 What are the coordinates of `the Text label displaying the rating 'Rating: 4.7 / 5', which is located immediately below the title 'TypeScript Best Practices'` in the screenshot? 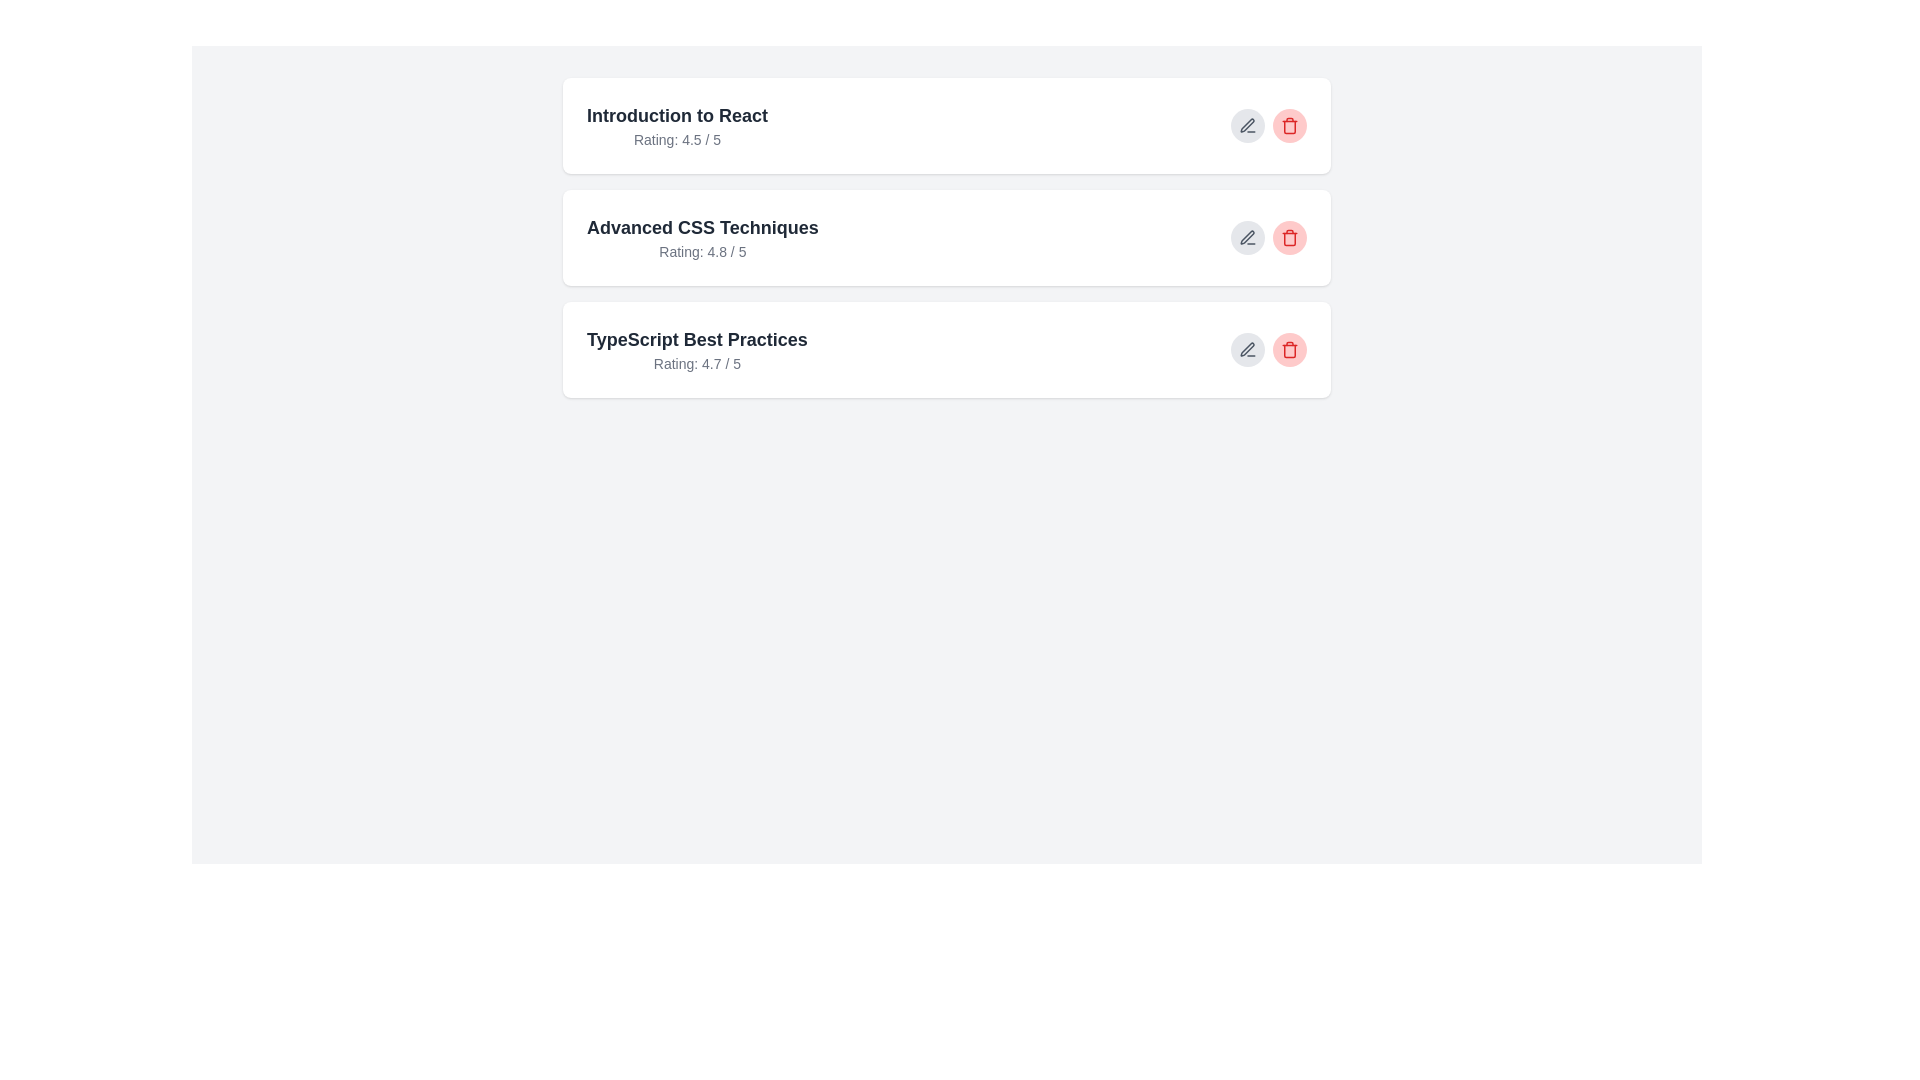 It's located at (697, 363).